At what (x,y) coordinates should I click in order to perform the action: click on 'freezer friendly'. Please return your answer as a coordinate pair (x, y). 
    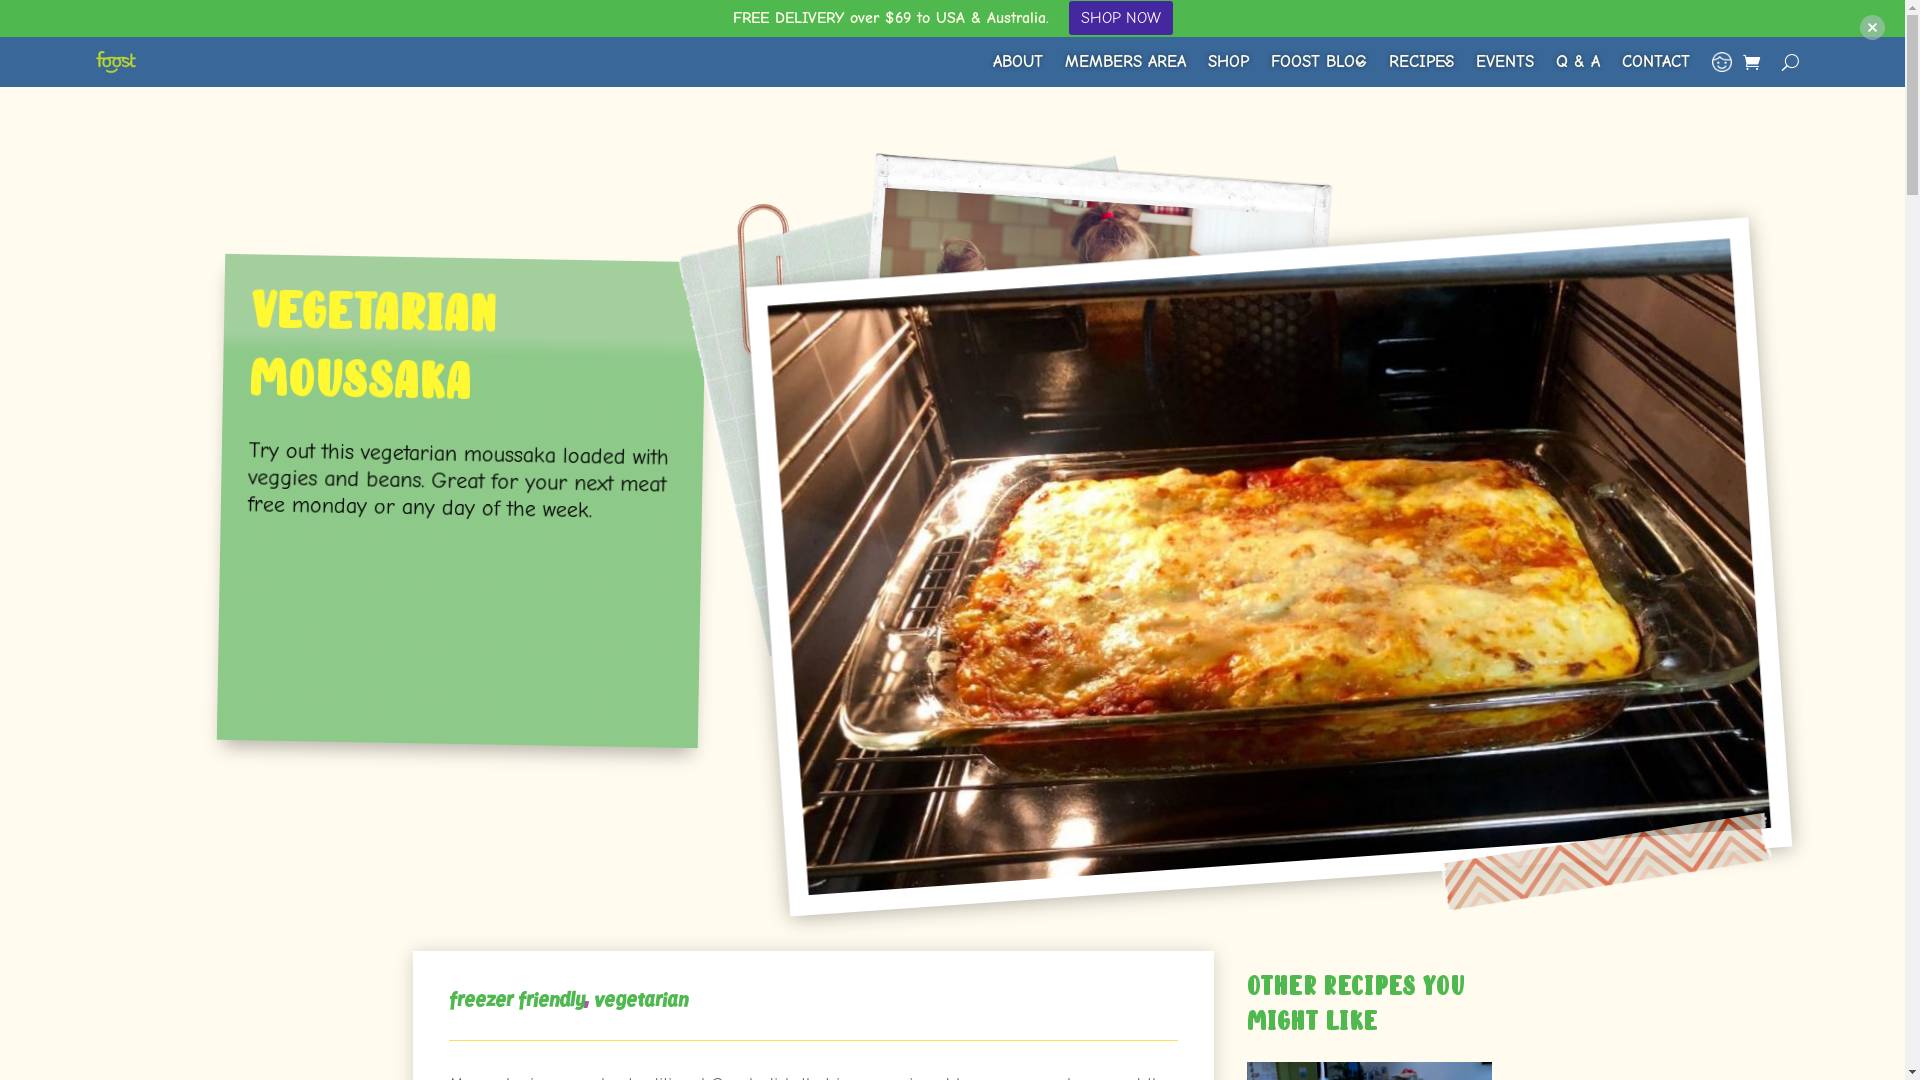
    Looking at the image, I should click on (515, 1000).